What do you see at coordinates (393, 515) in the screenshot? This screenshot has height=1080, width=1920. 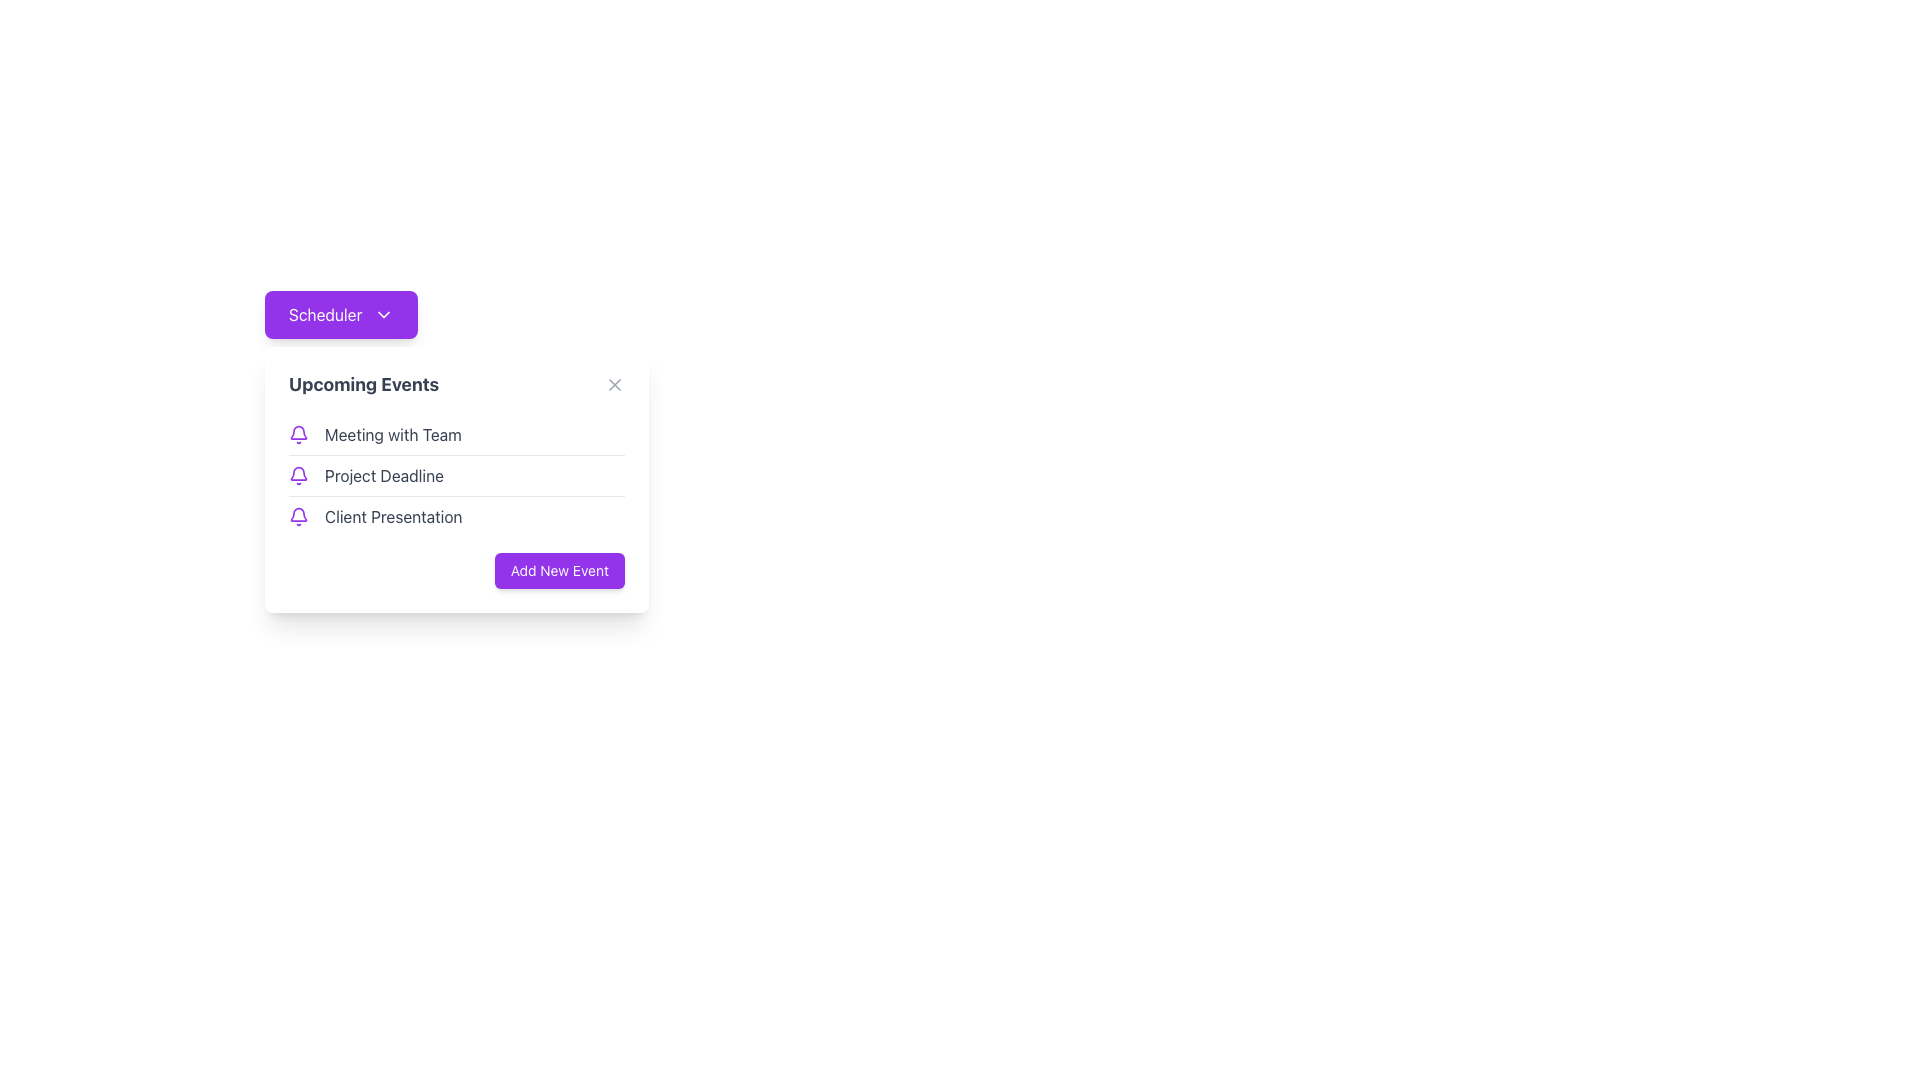 I see `the text label displaying the title of an event, which is the third item` at bounding box center [393, 515].